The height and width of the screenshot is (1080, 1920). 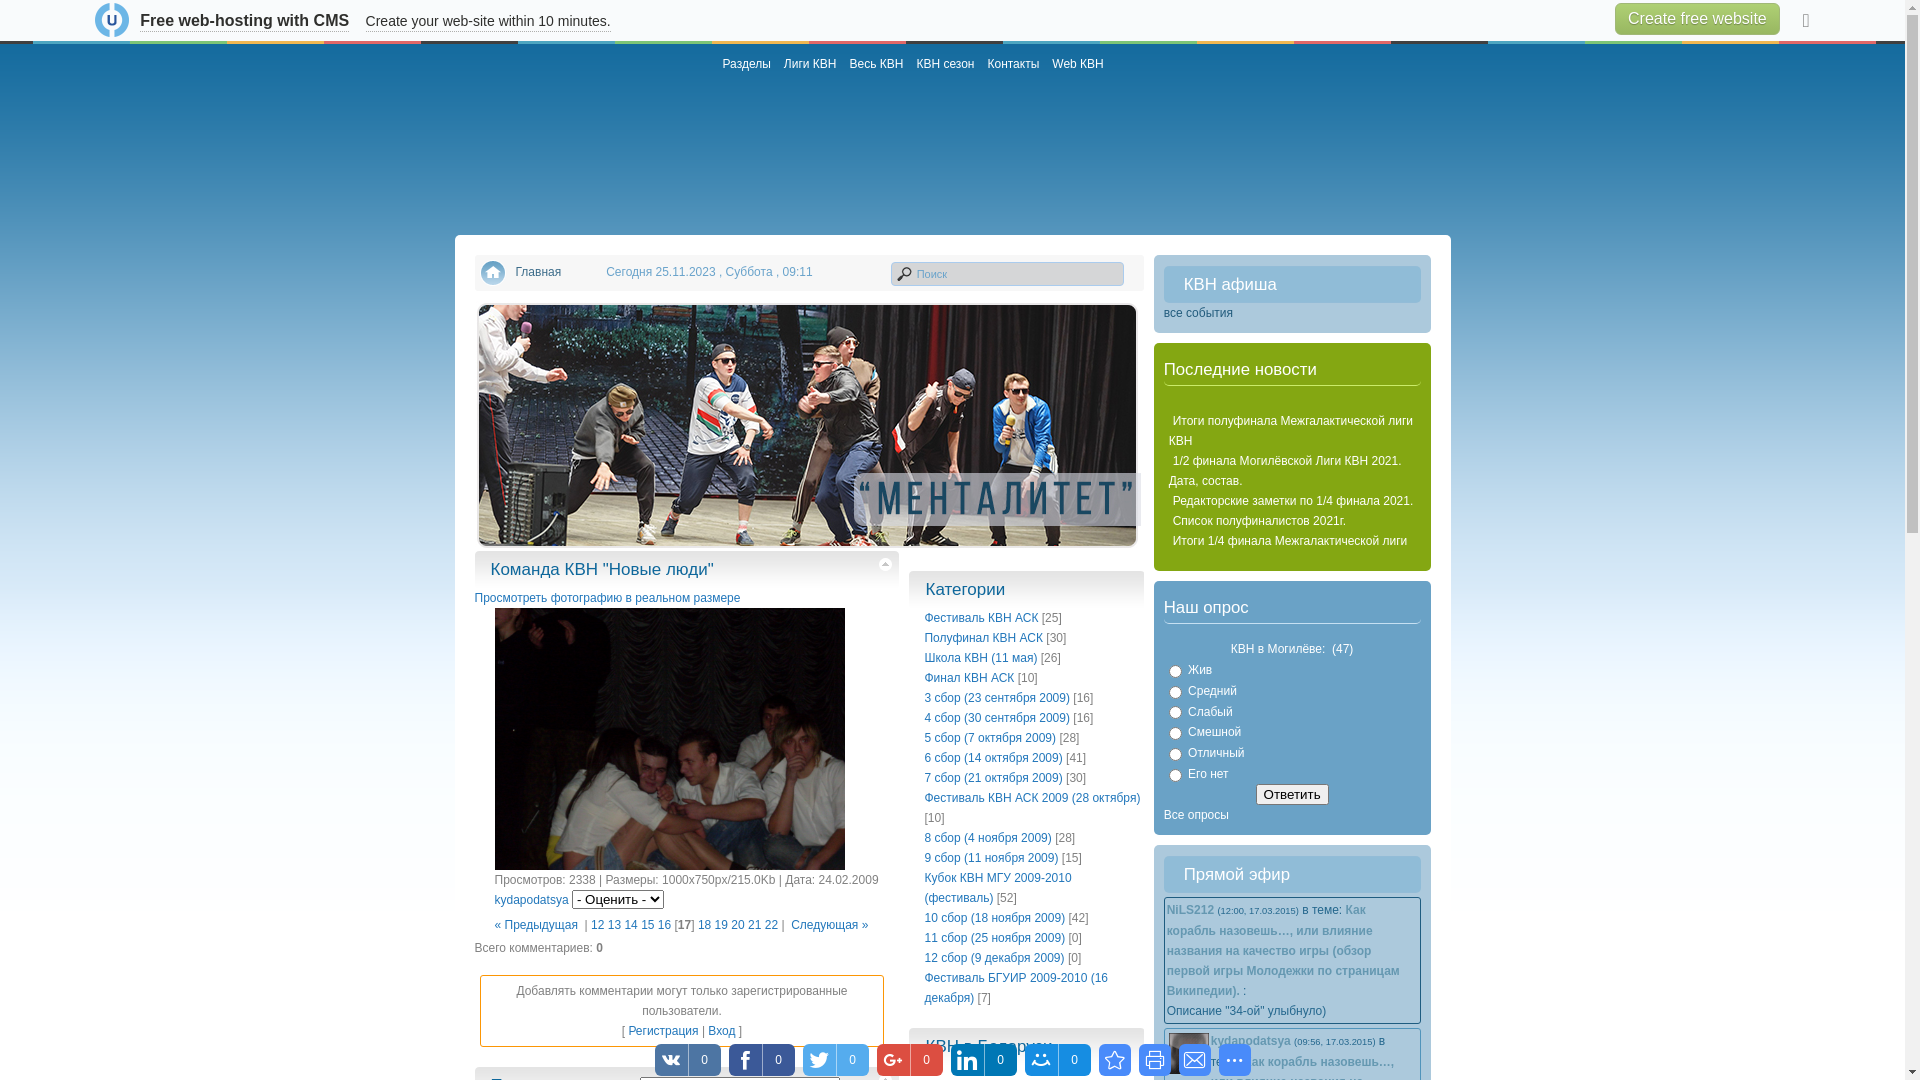 What do you see at coordinates (664, 925) in the screenshot?
I see `'16'` at bounding box center [664, 925].